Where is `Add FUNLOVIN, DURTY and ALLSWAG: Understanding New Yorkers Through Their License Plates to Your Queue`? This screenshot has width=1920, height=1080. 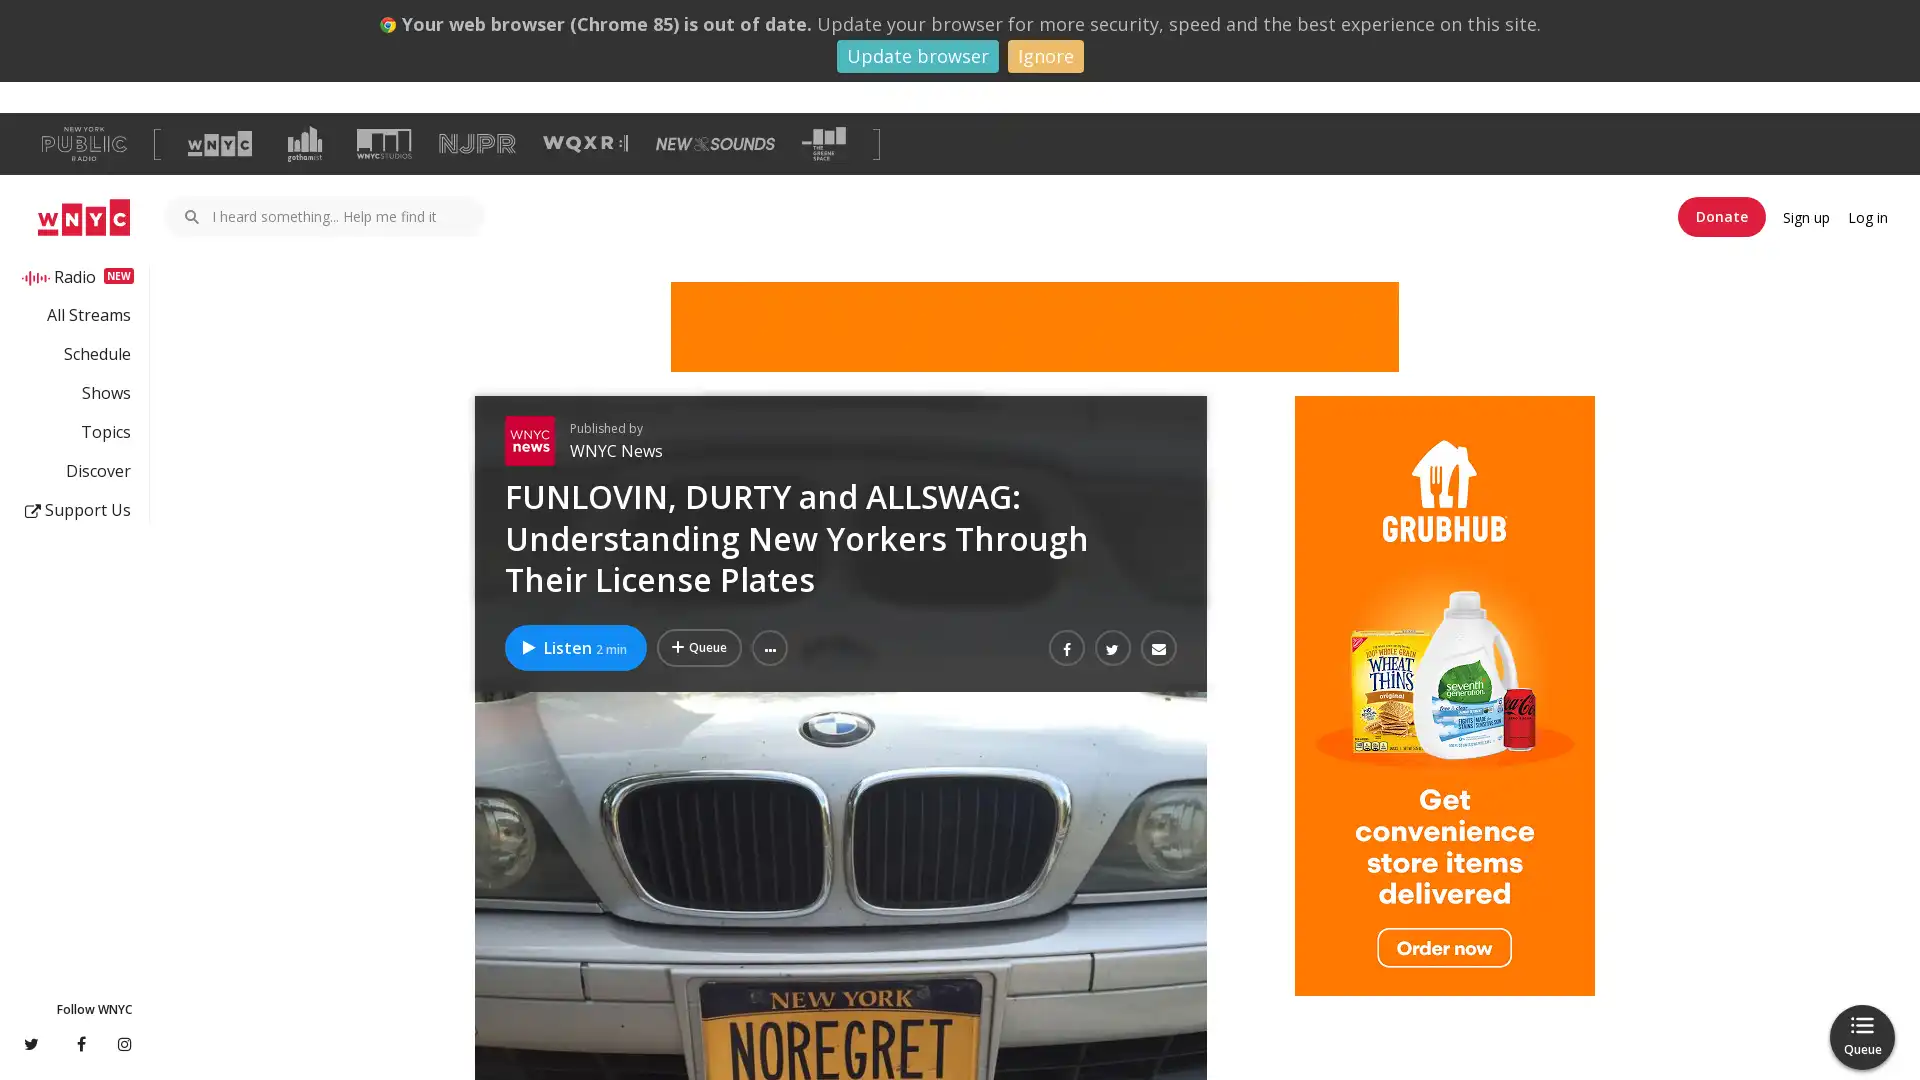
Add FUNLOVIN, DURTY and ALLSWAG: Understanding New Yorkers Through Their License Plates to Your Queue is located at coordinates (699, 647).